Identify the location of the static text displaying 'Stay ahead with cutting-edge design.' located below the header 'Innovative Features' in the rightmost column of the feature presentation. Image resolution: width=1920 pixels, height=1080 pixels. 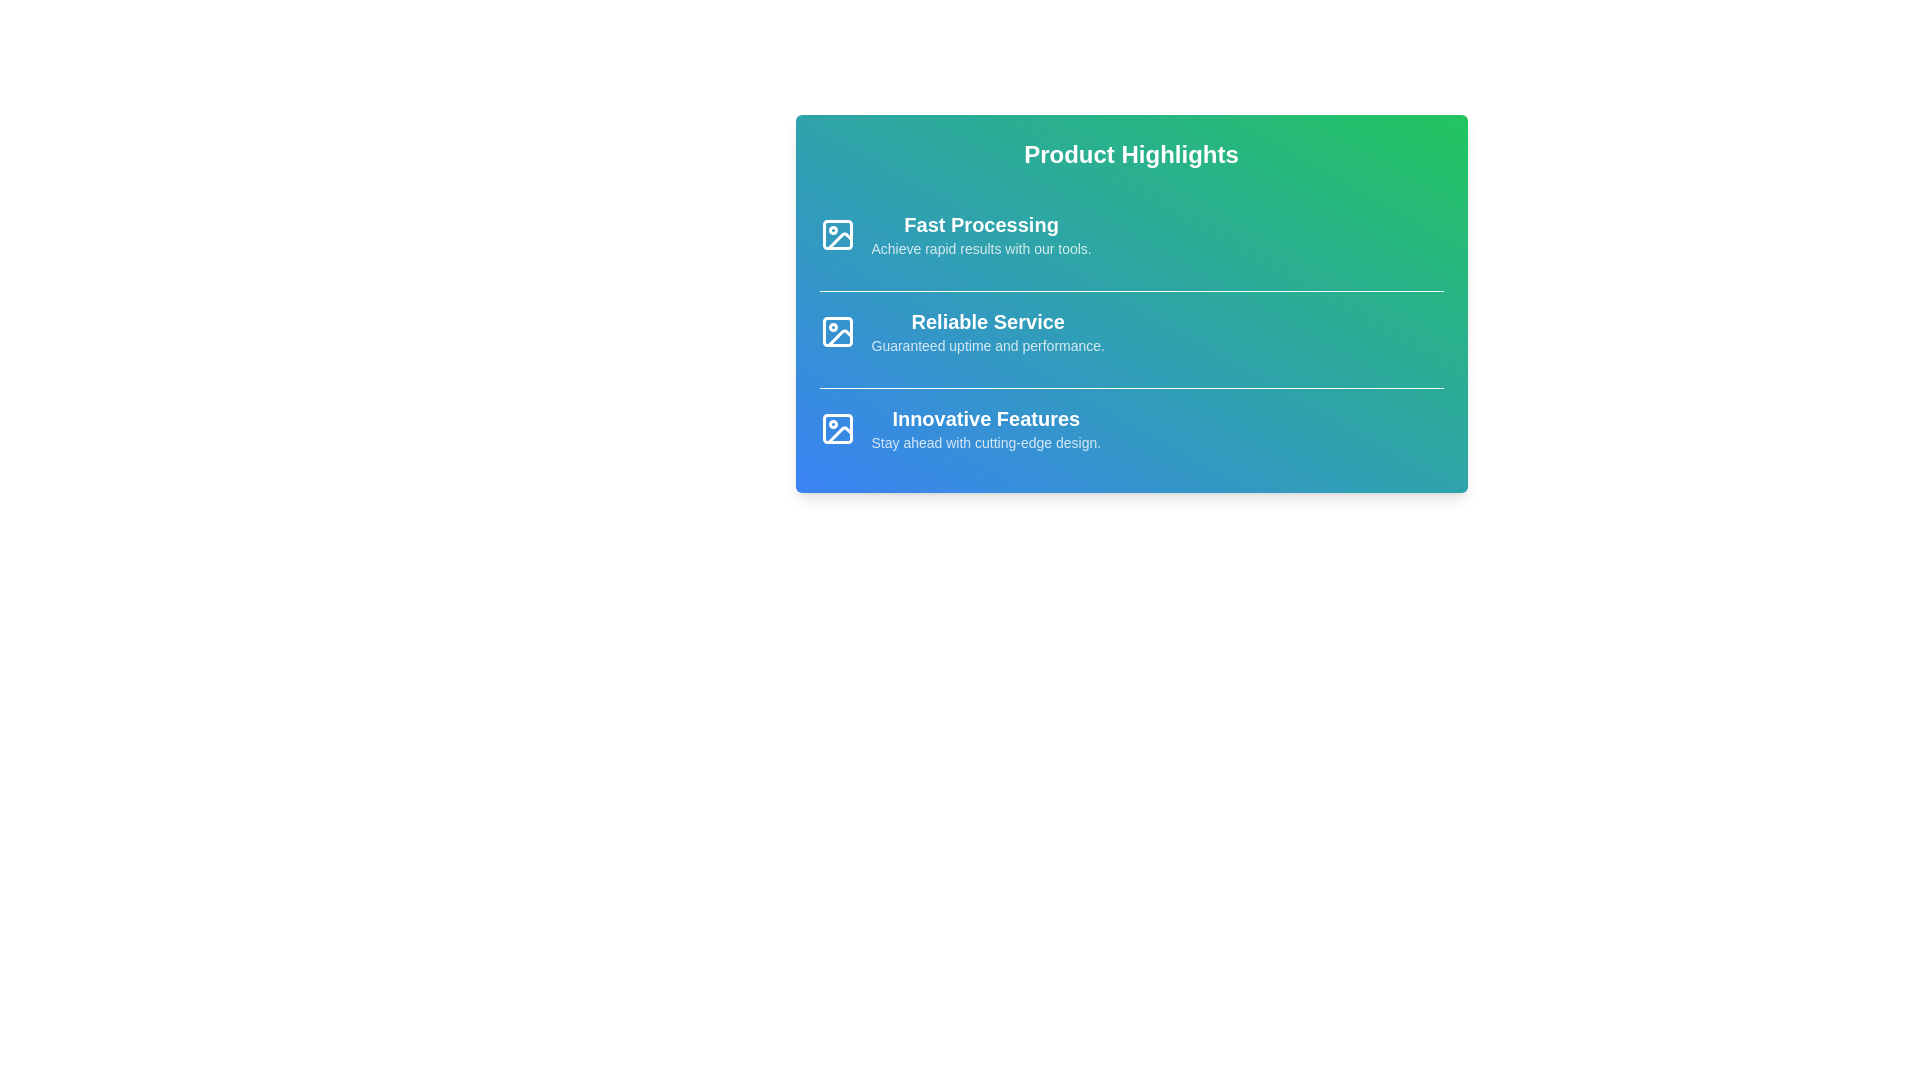
(986, 442).